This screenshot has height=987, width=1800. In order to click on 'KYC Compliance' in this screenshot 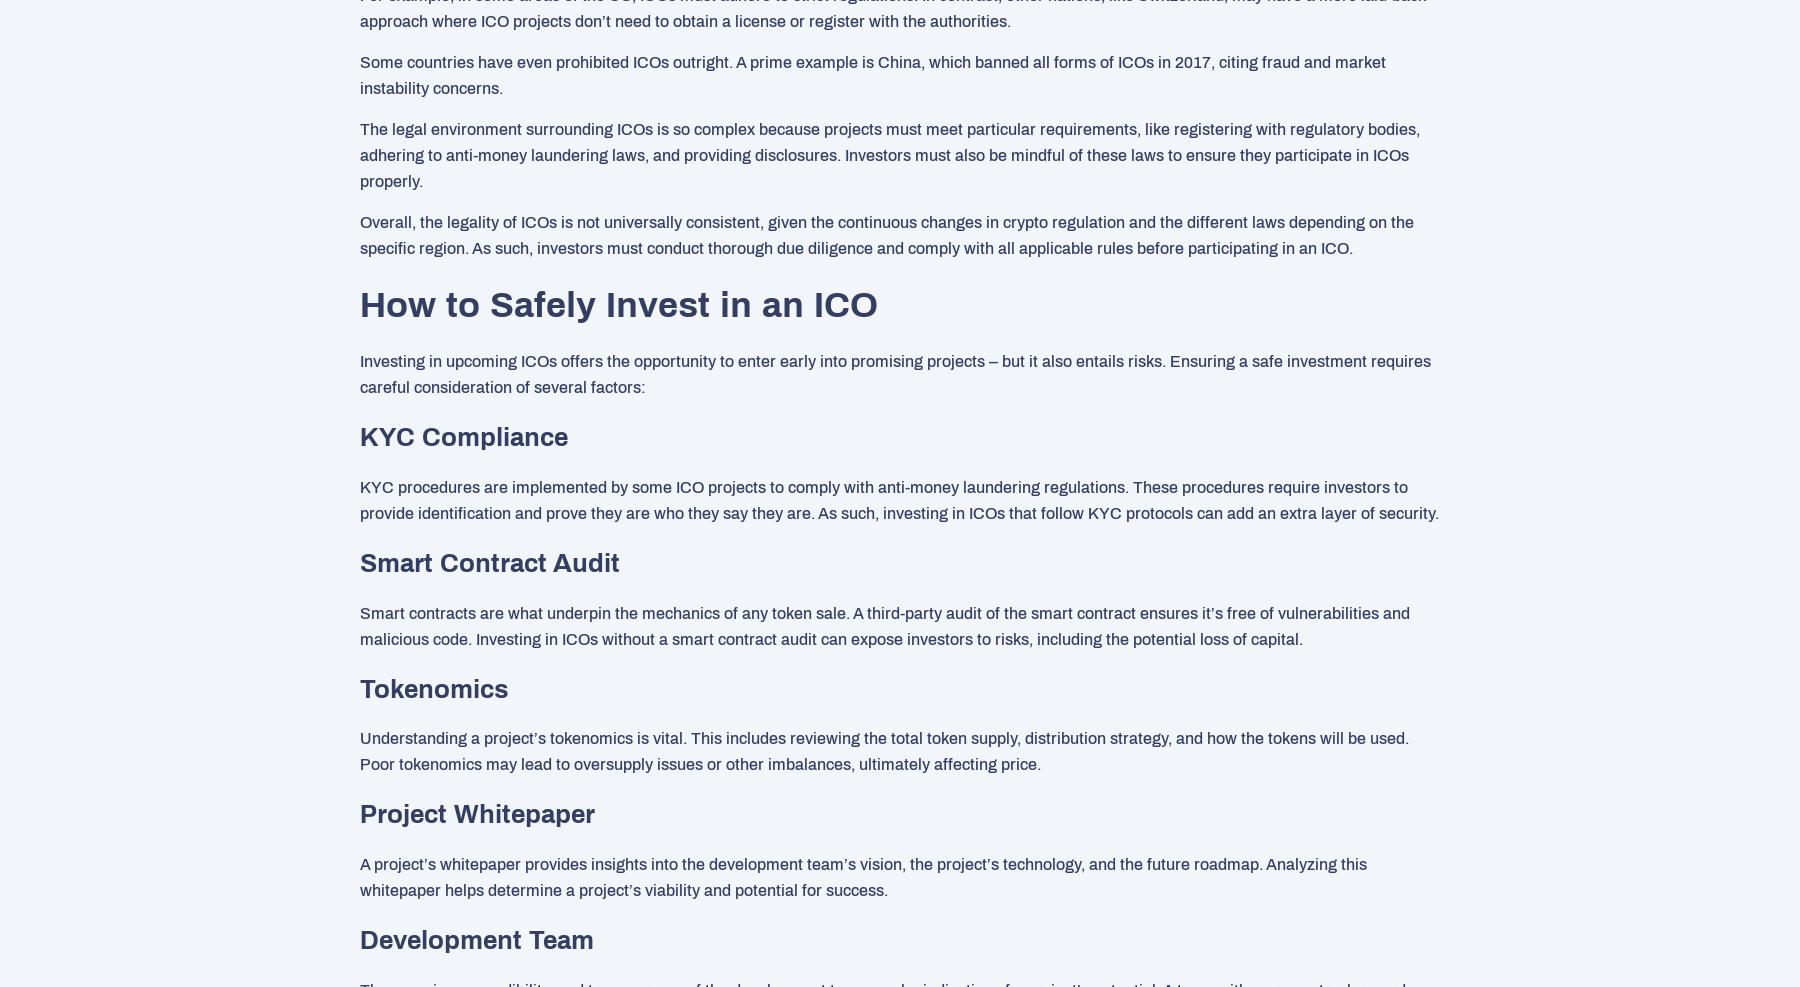, I will do `click(463, 434)`.